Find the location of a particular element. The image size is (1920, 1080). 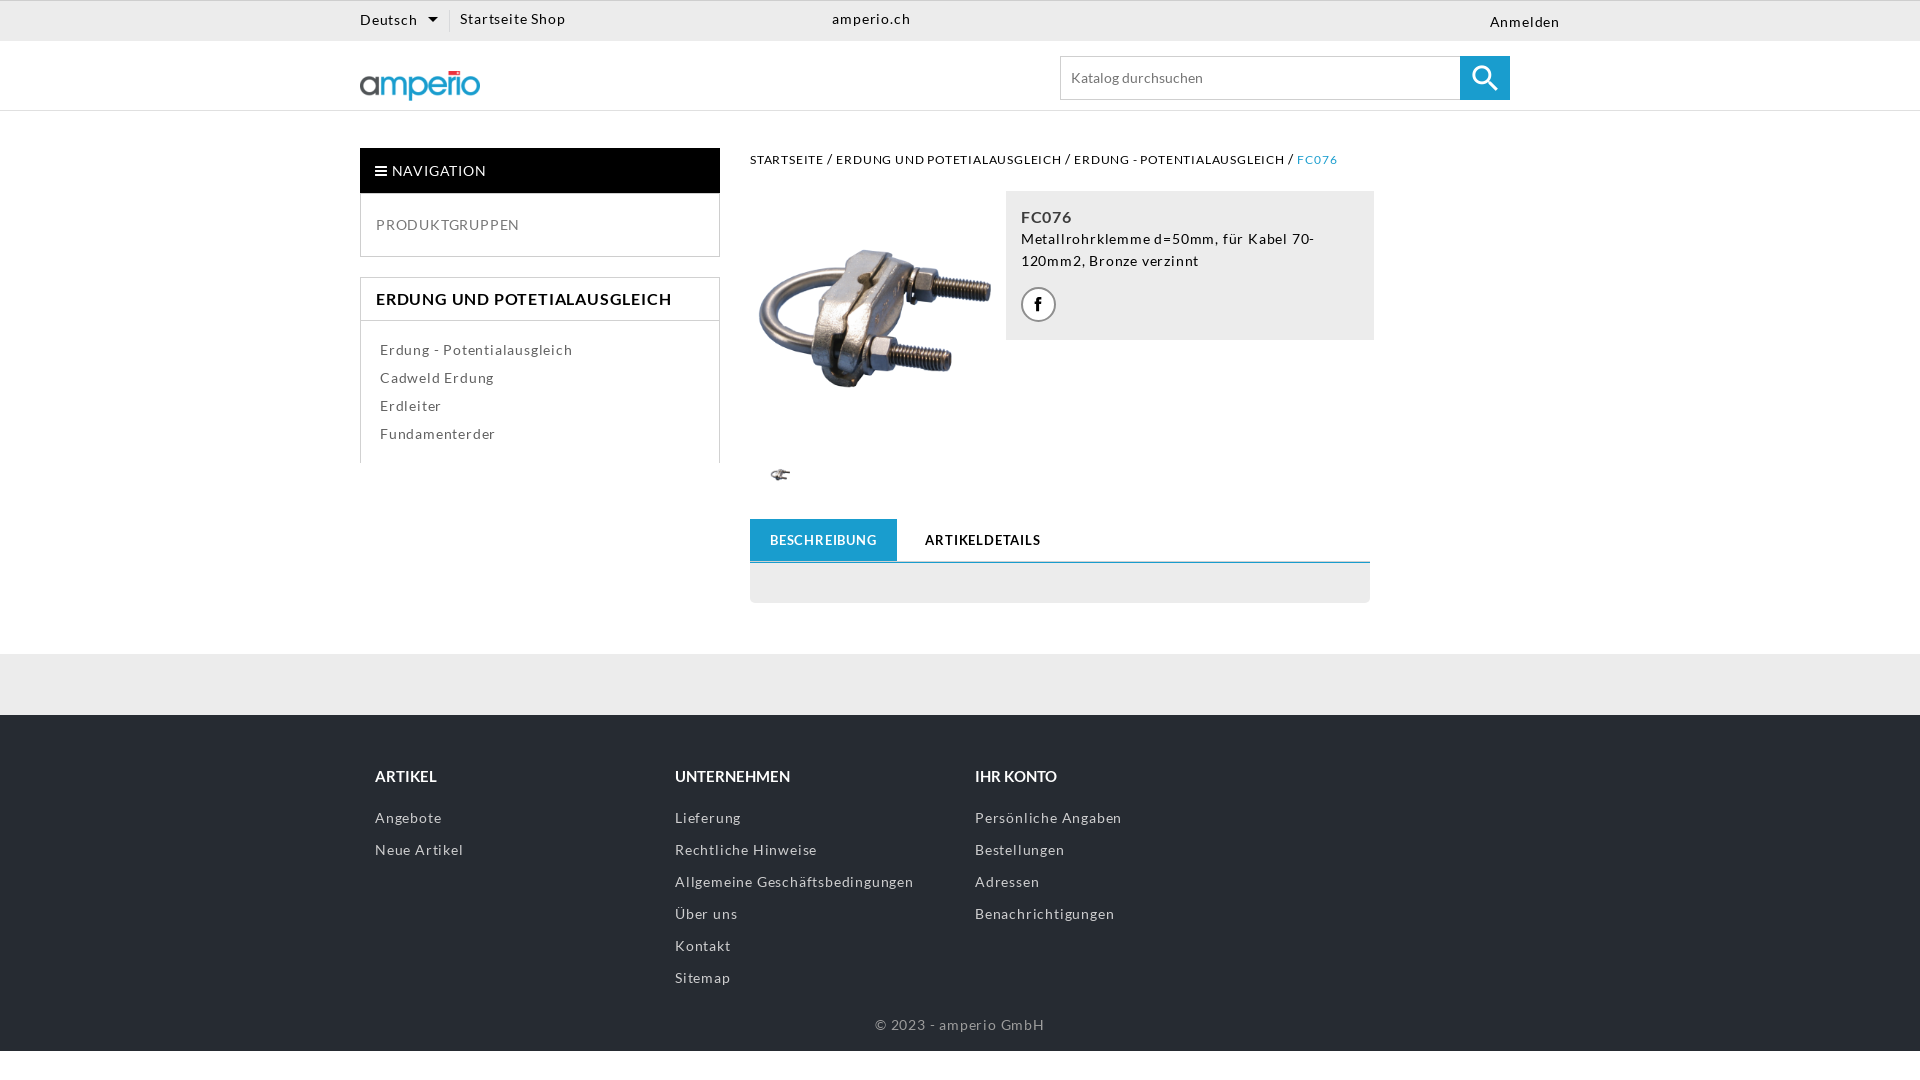

'Startseite Shop' is located at coordinates (512, 18).